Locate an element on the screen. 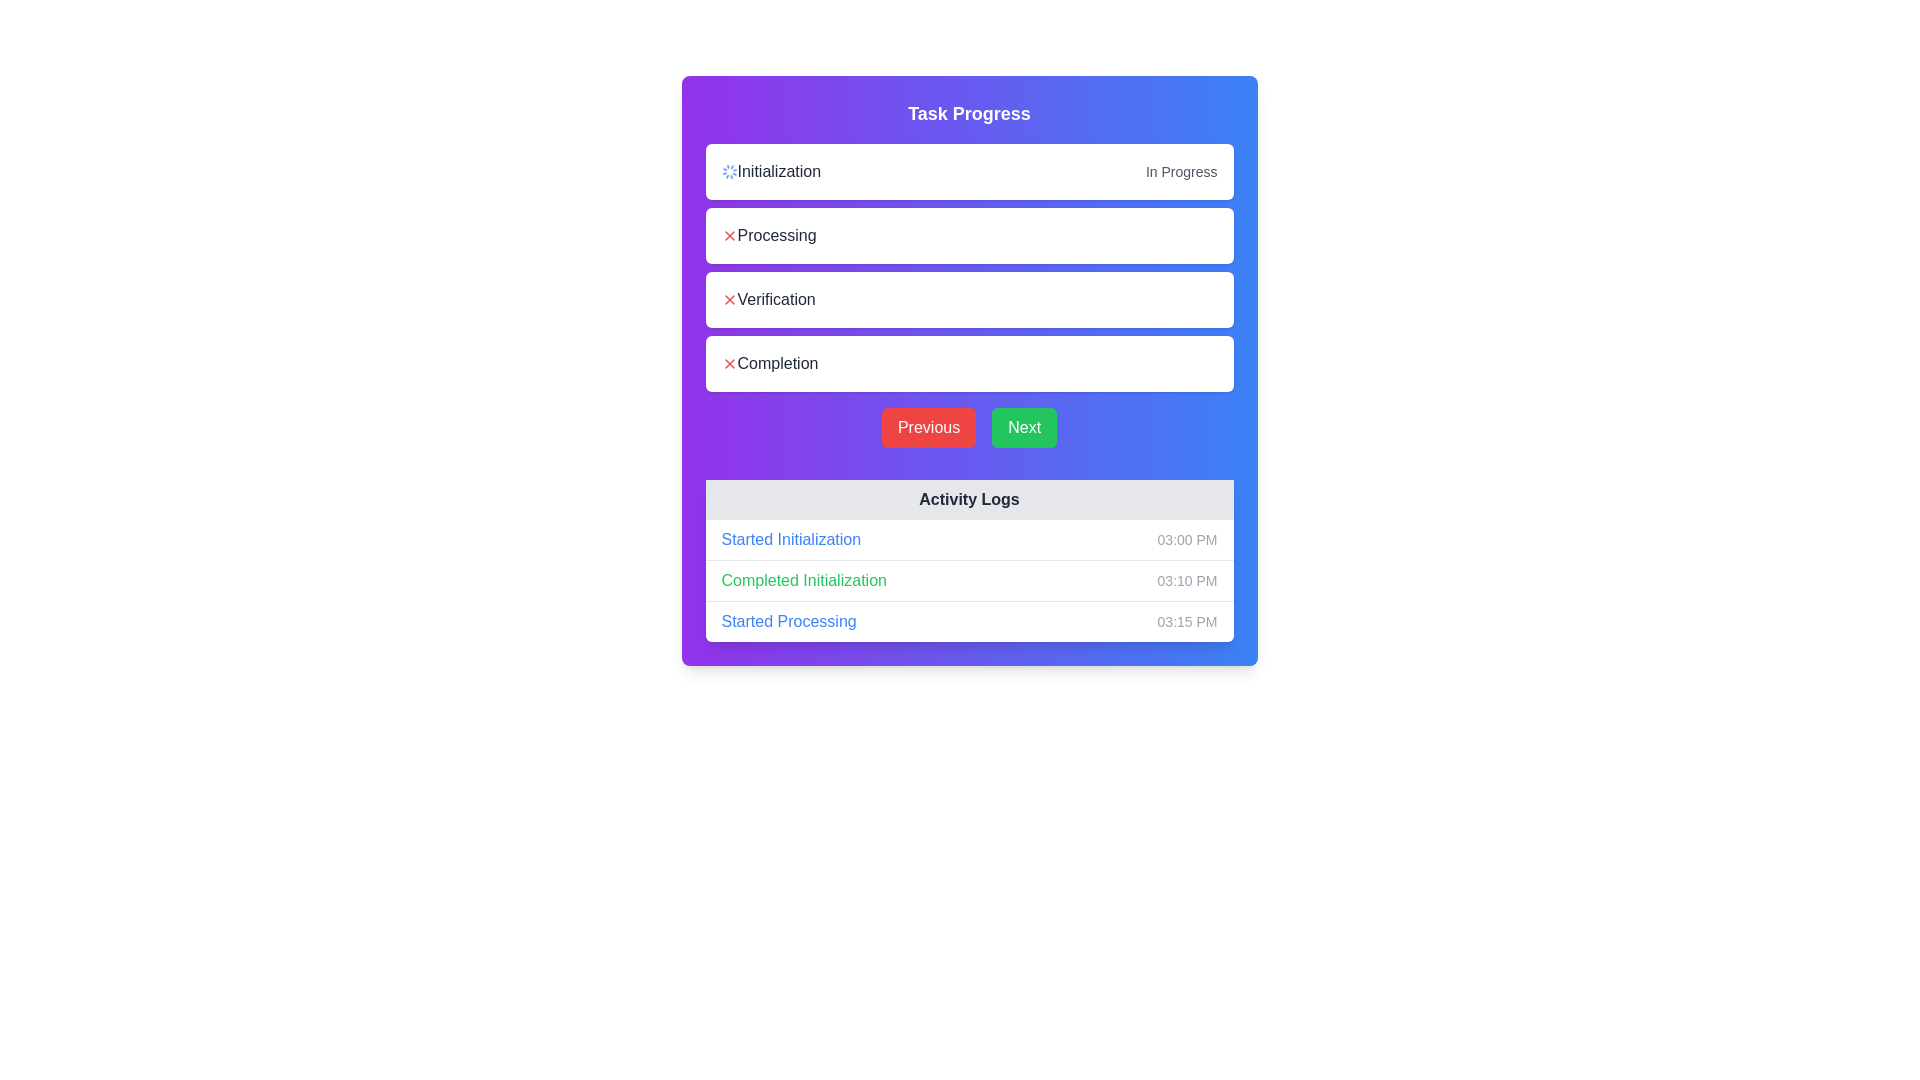  the green text label that reads 'Completed Initialization', located in the second row of the 'Activity Logs' section, positioned below 'Started Initialization' and above 'Started Processing' is located at coordinates (804, 581).